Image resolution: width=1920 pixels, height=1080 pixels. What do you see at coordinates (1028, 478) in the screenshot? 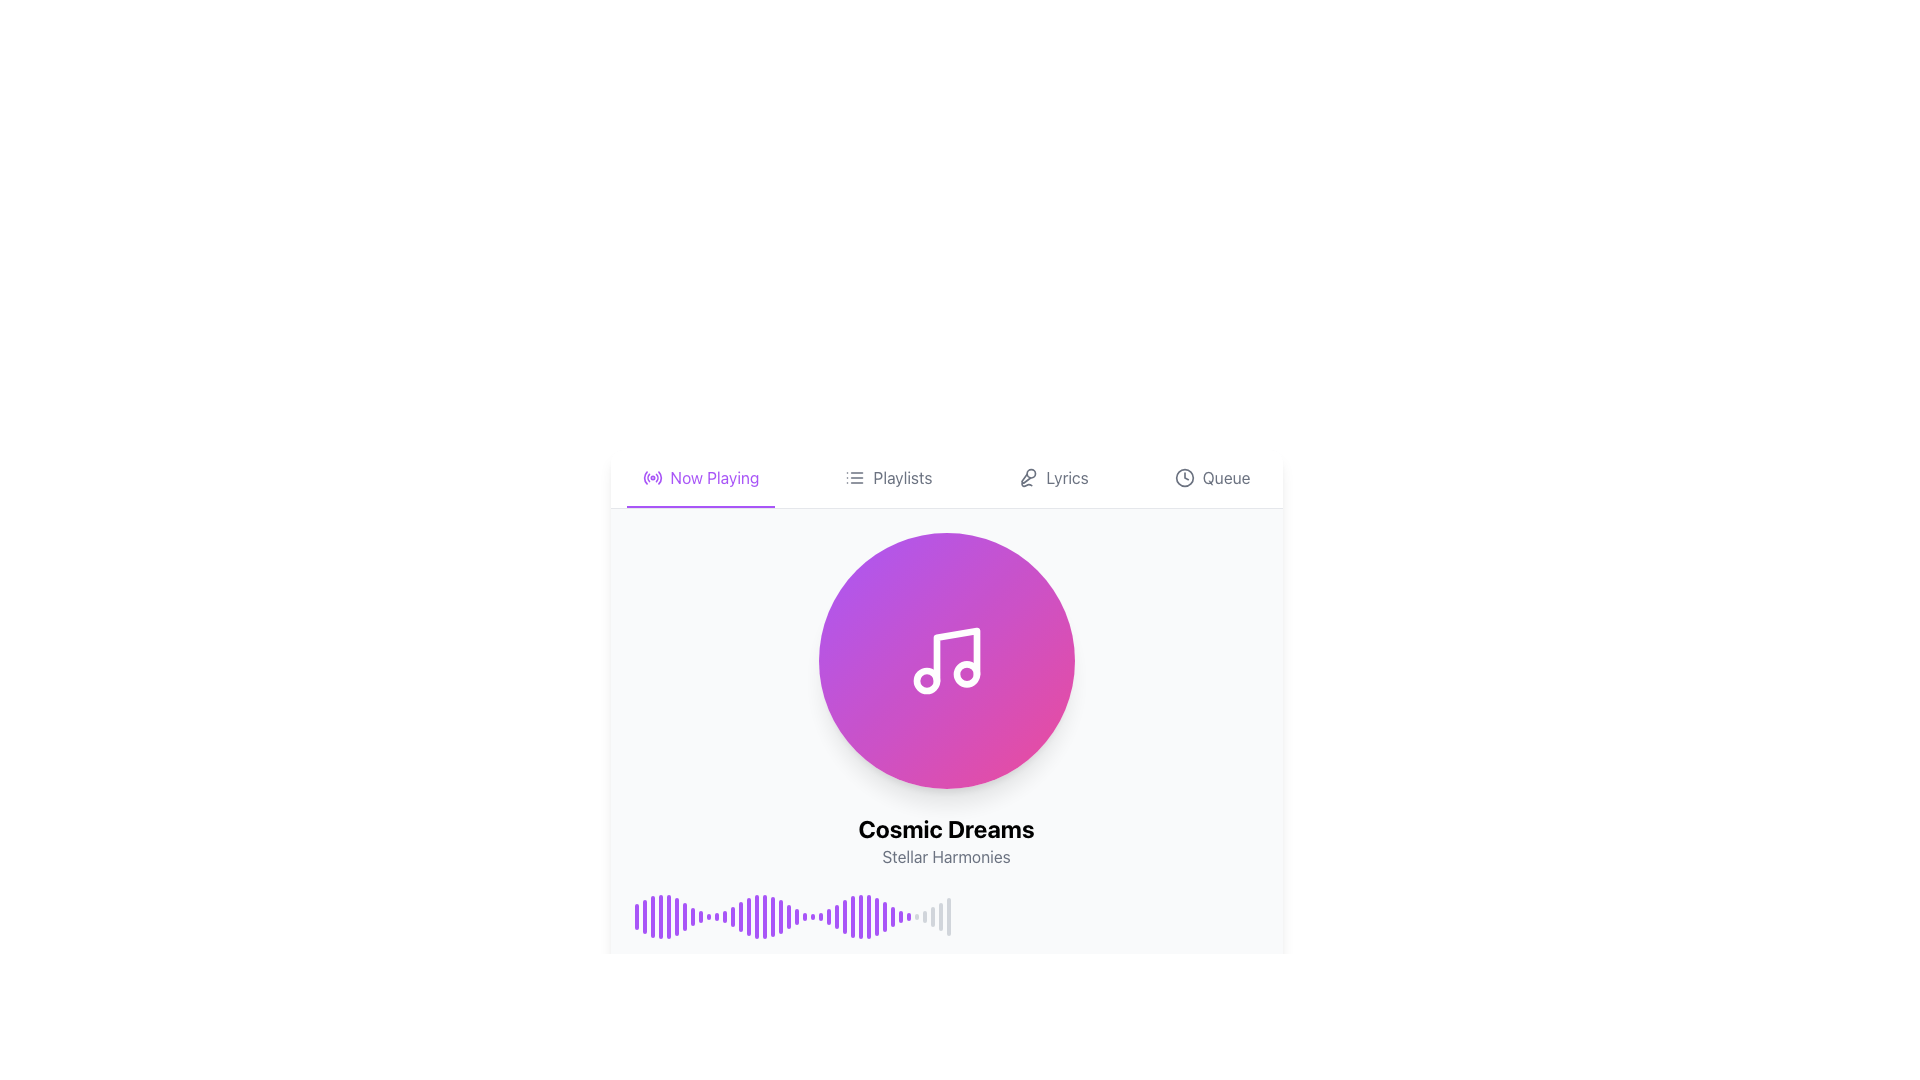
I see `the microphone icon next to the 'Lyrics' label` at bounding box center [1028, 478].